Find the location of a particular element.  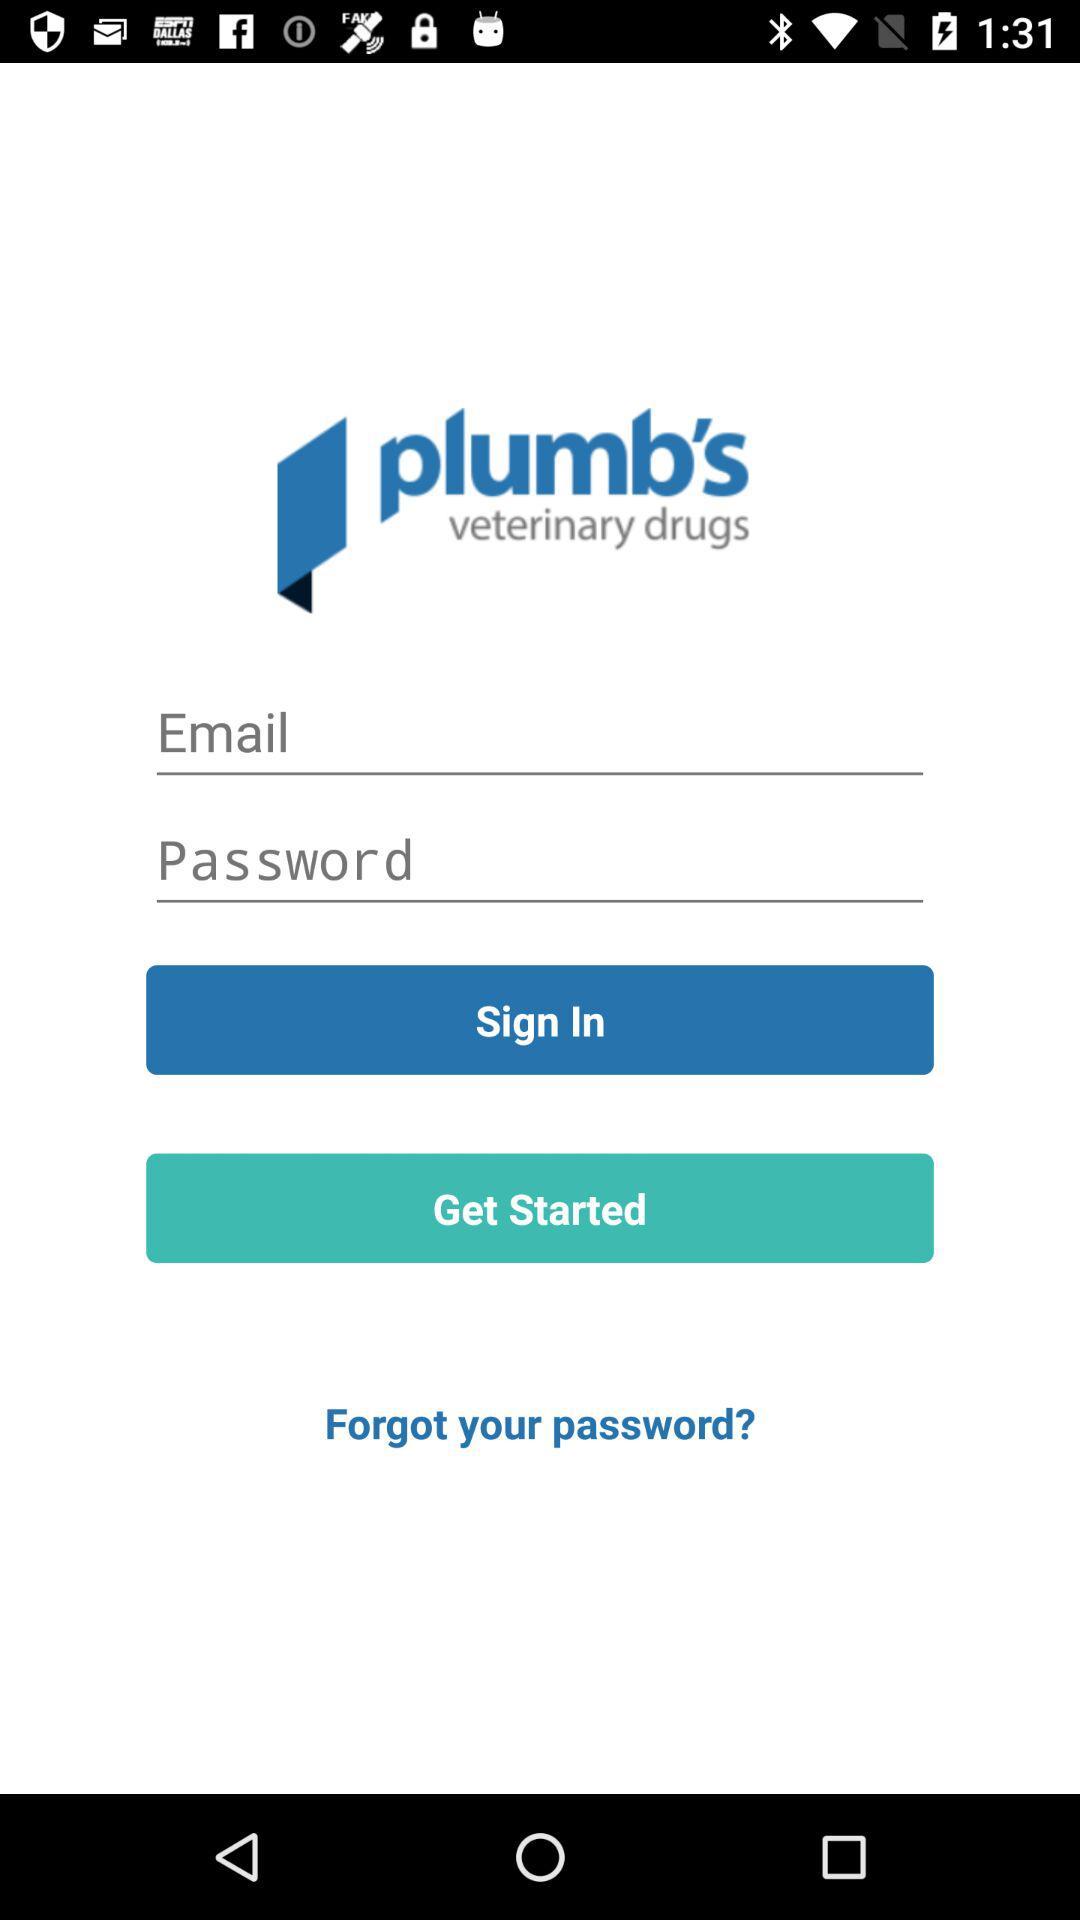

forgot your password? item is located at coordinates (540, 1421).